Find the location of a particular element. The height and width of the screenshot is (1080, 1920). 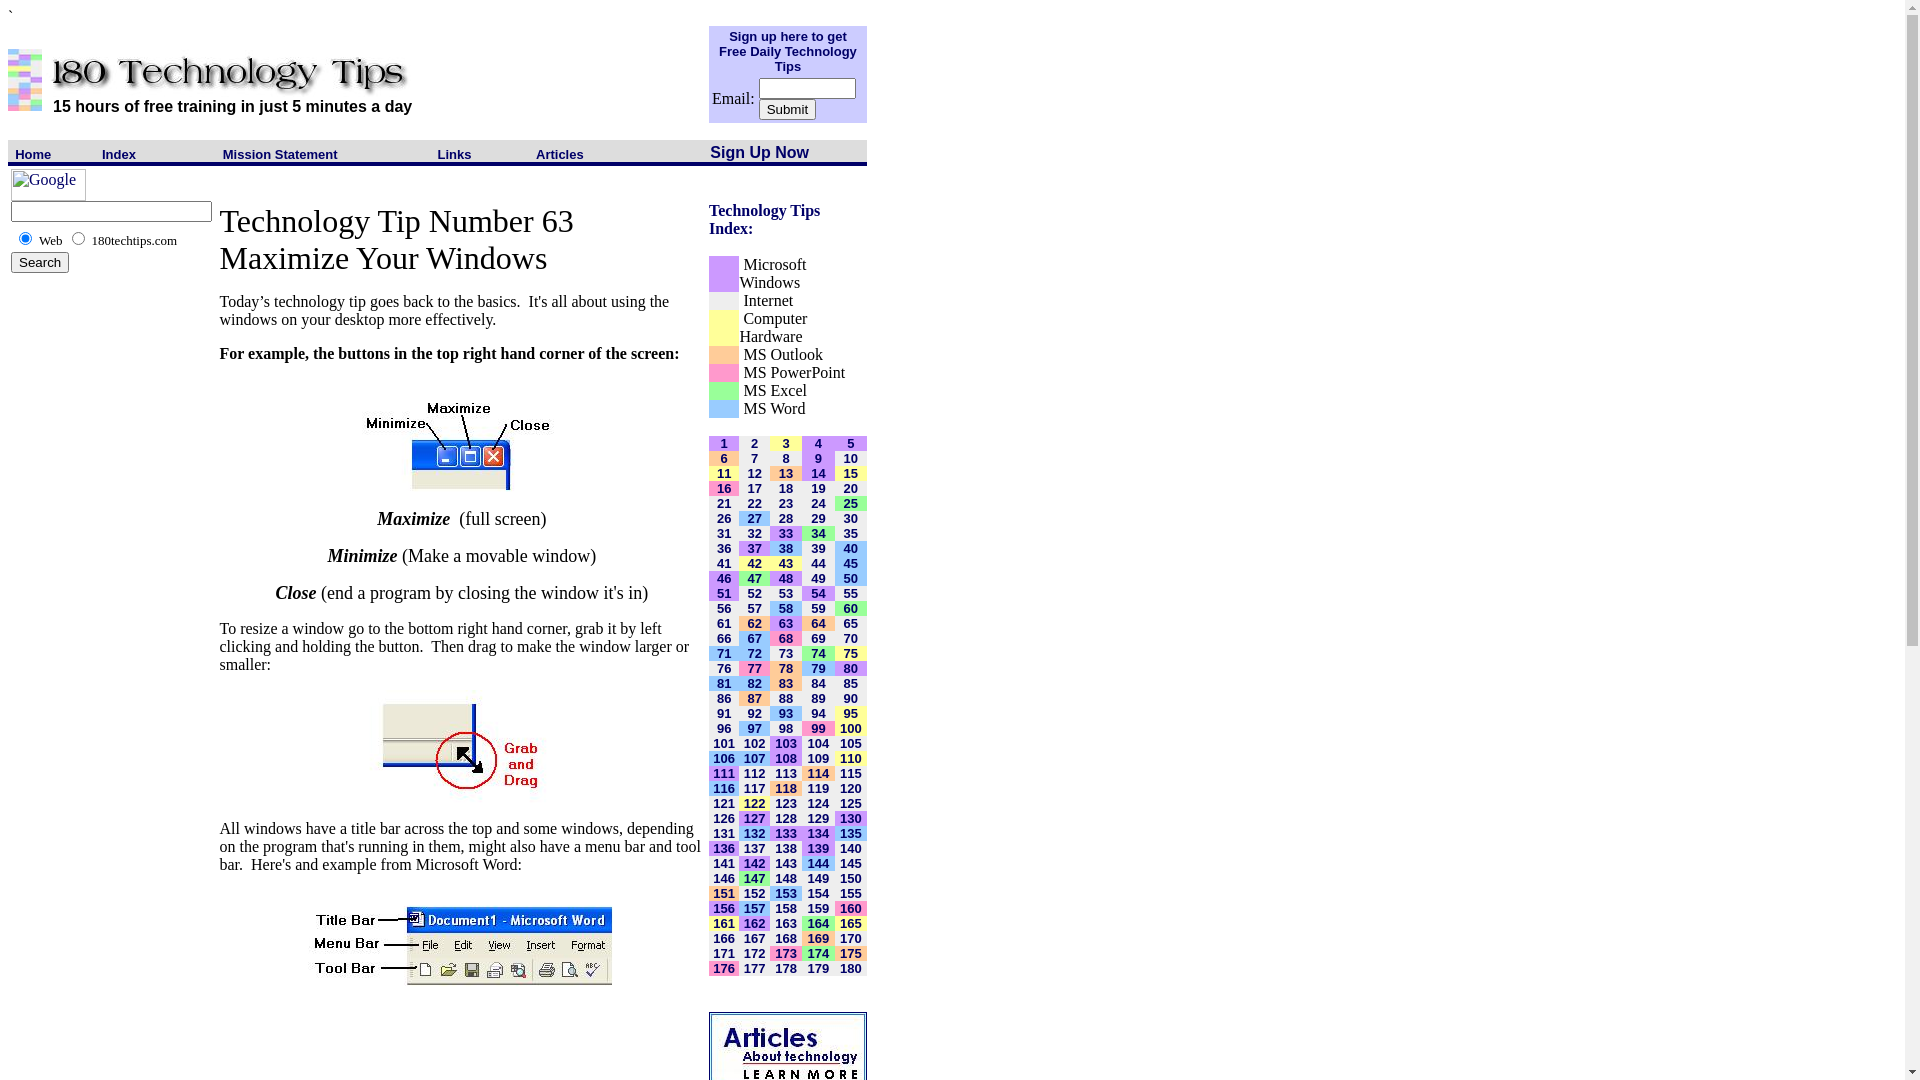

'105' is located at coordinates (850, 742).